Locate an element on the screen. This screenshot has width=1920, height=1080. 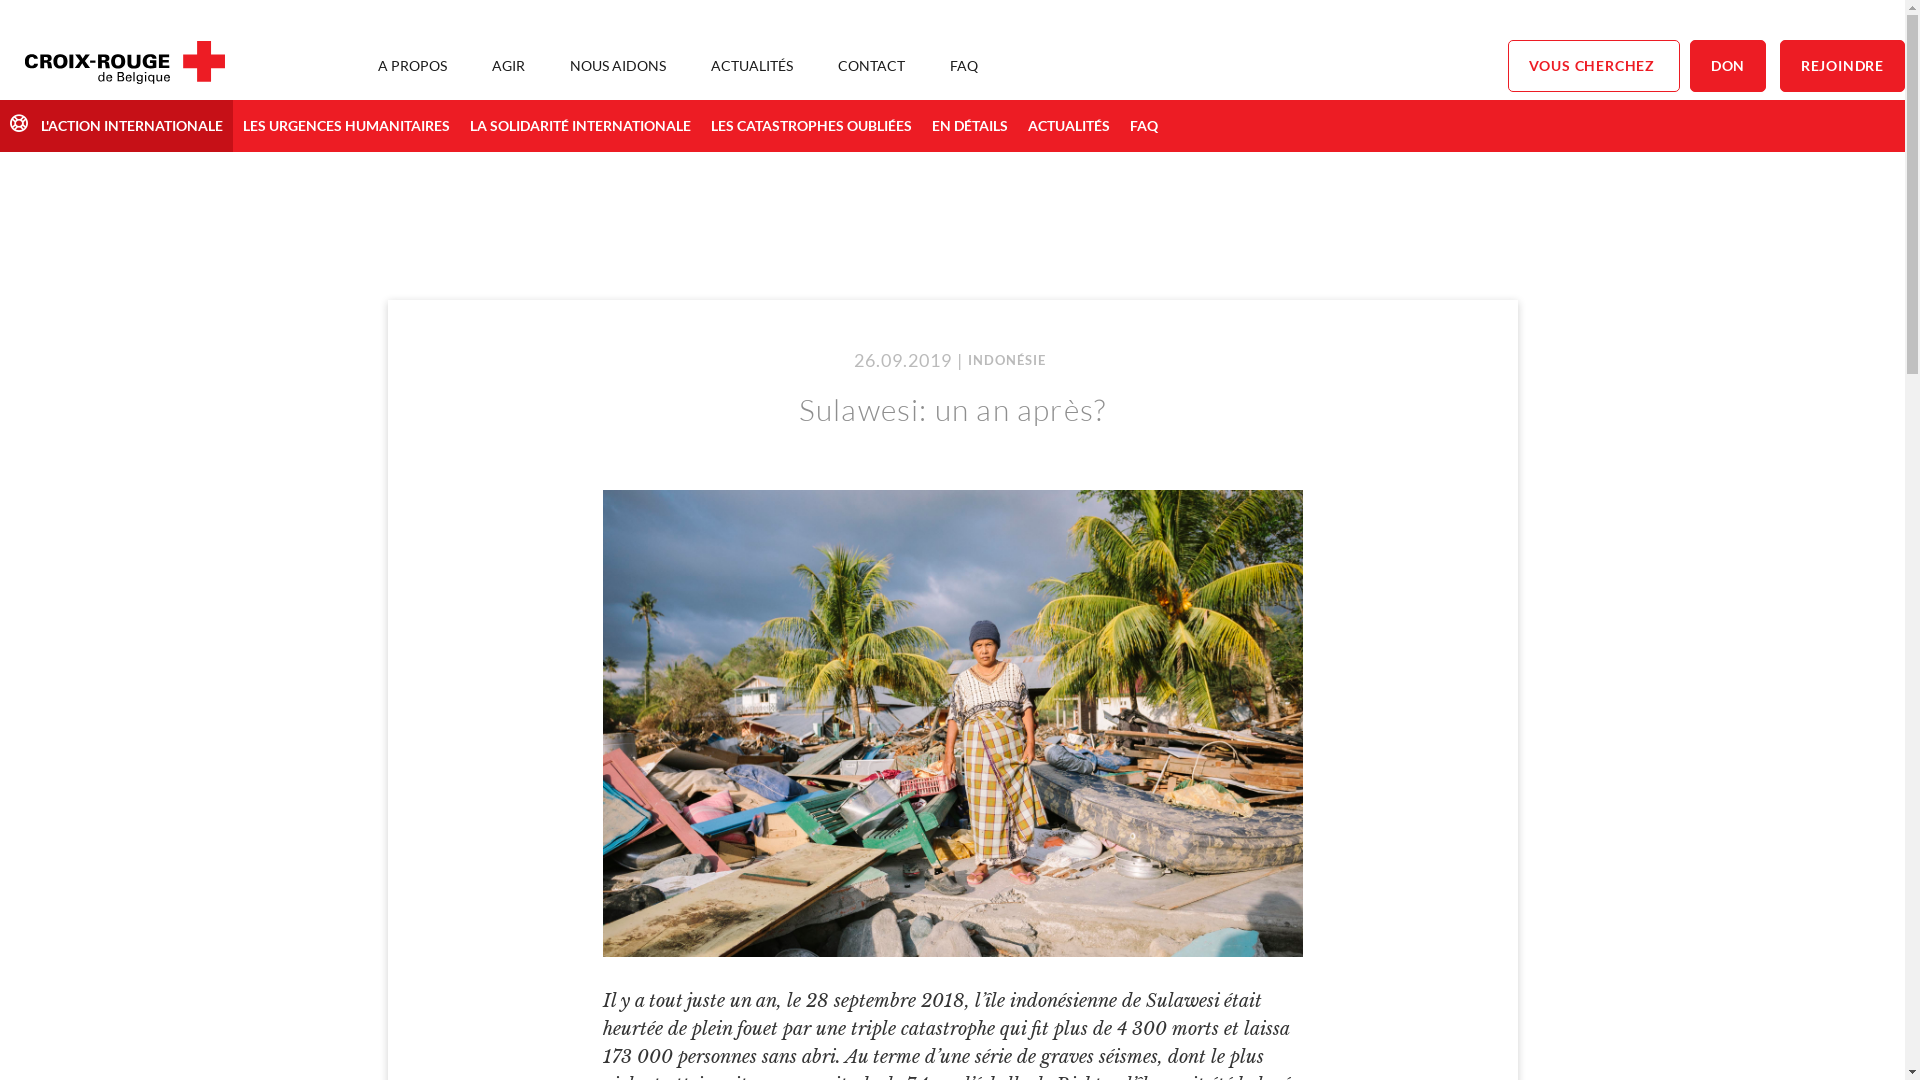
'REJOINDRE' is located at coordinates (1841, 64).